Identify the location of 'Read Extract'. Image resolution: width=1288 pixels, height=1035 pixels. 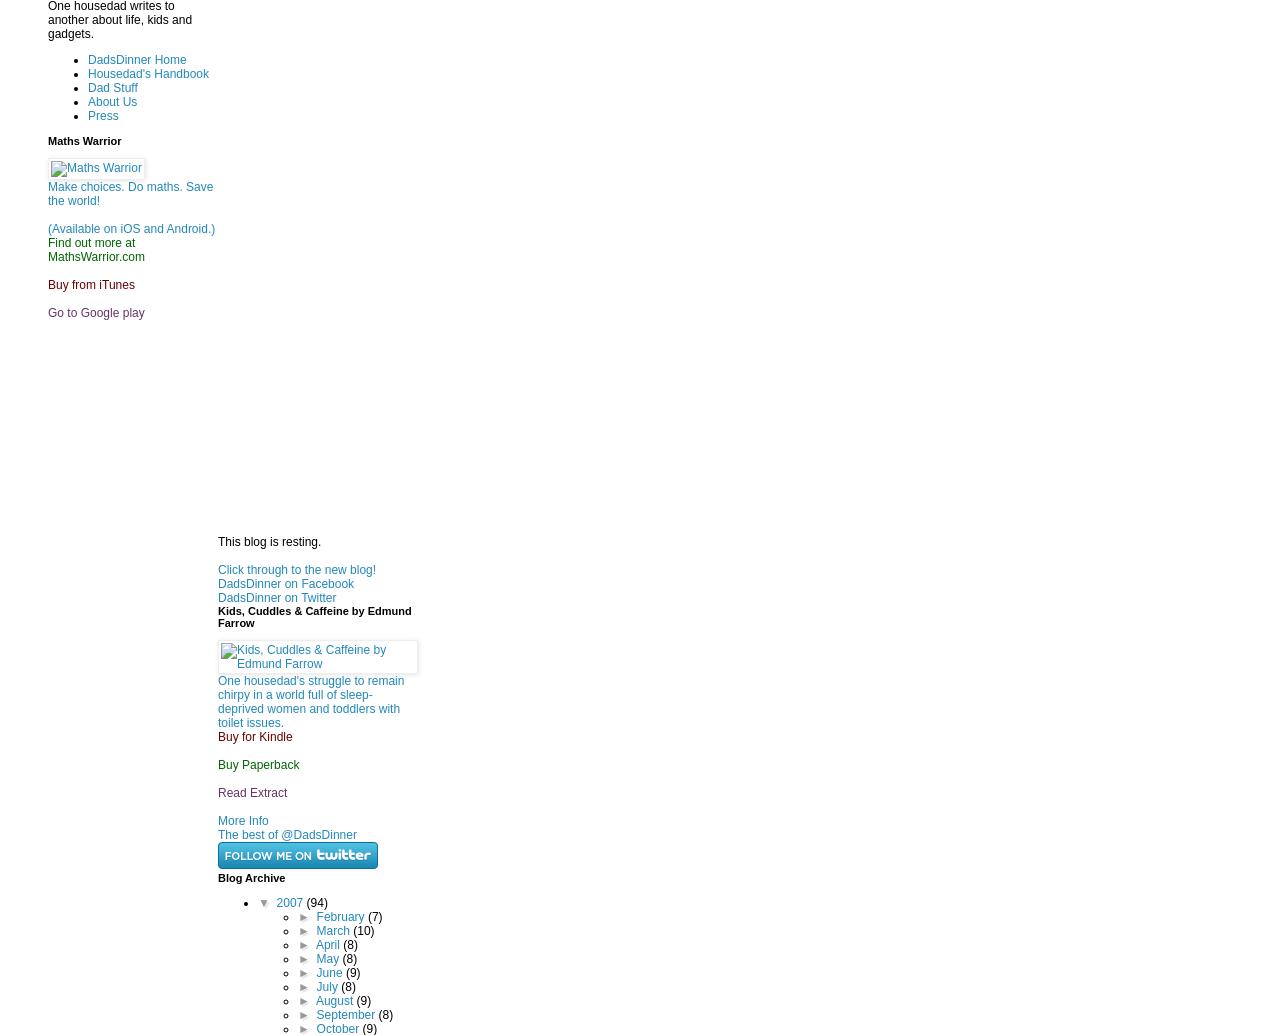
(252, 790).